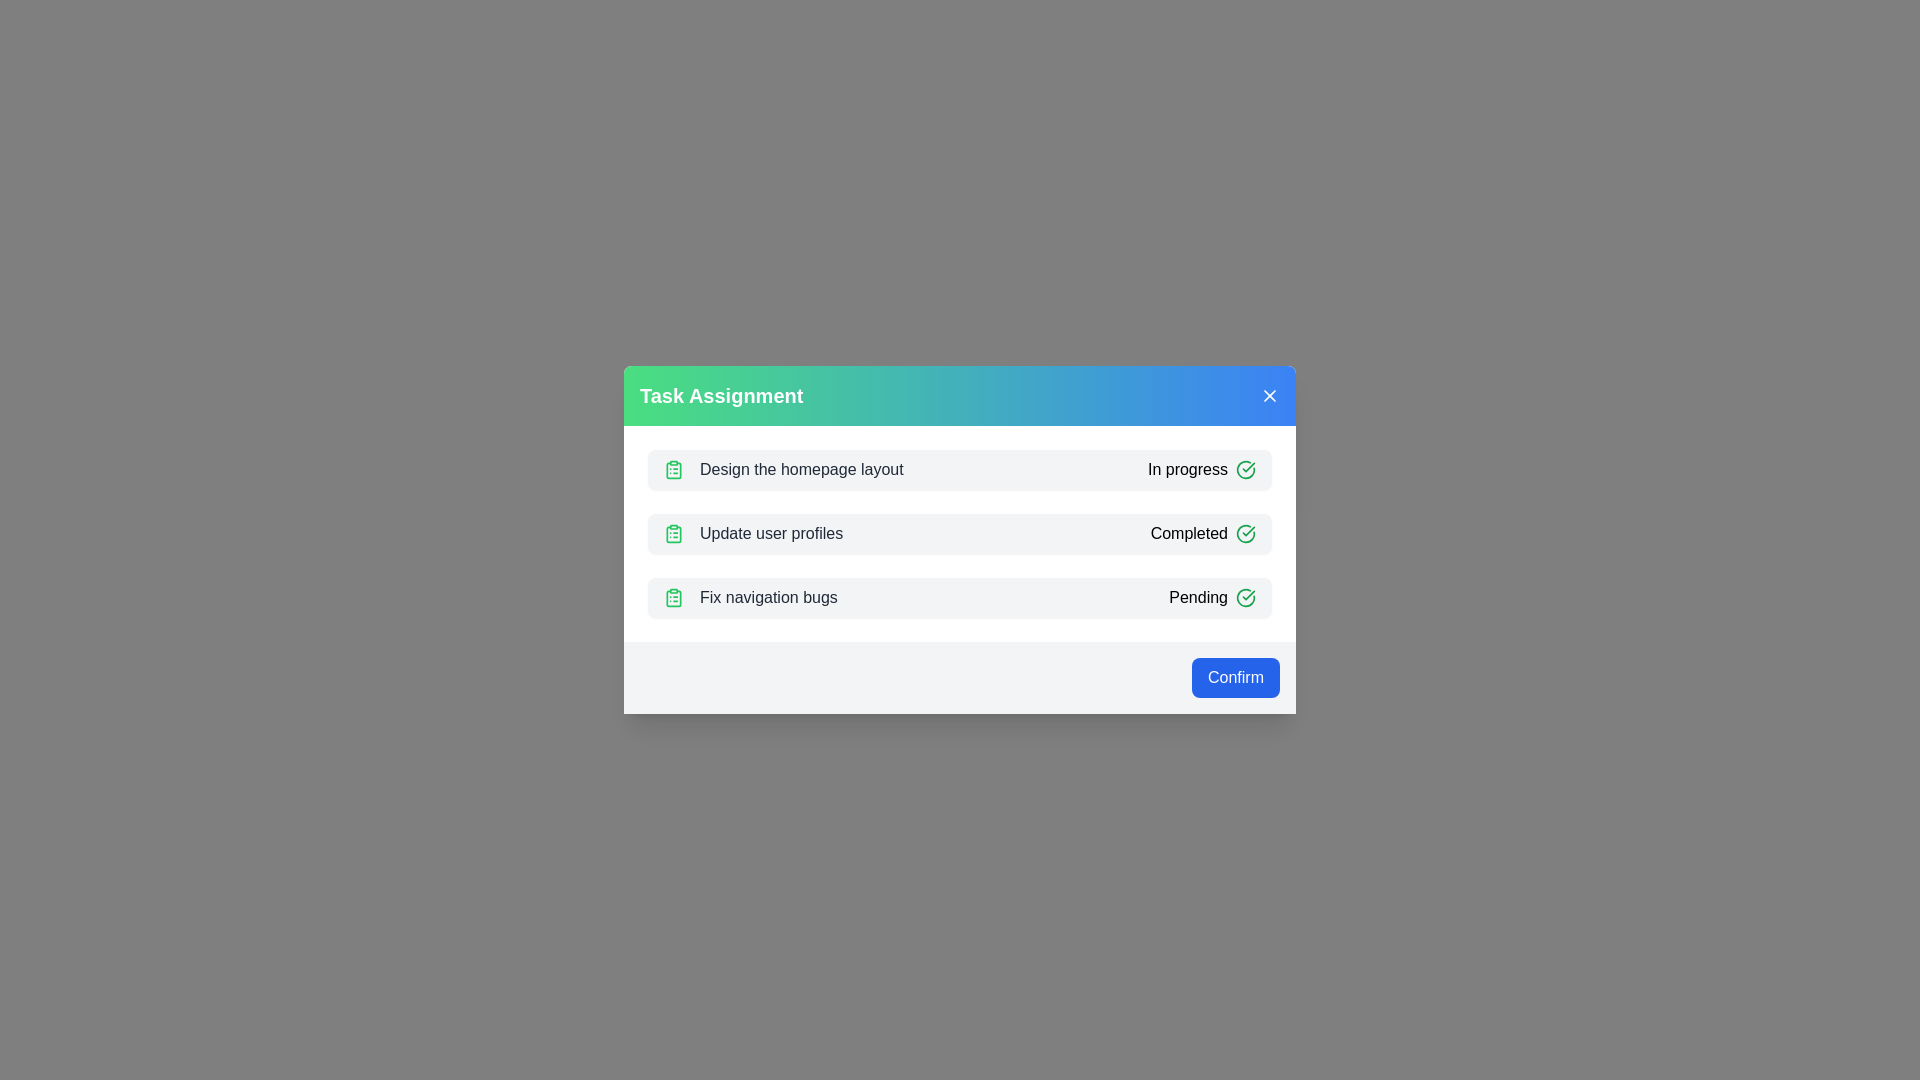 The height and width of the screenshot is (1080, 1920). What do you see at coordinates (960, 596) in the screenshot?
I see `the dot for additional actions associated with the task item 'Fix navigation bugs' in the task management modal` at bounding box center [960, 596].